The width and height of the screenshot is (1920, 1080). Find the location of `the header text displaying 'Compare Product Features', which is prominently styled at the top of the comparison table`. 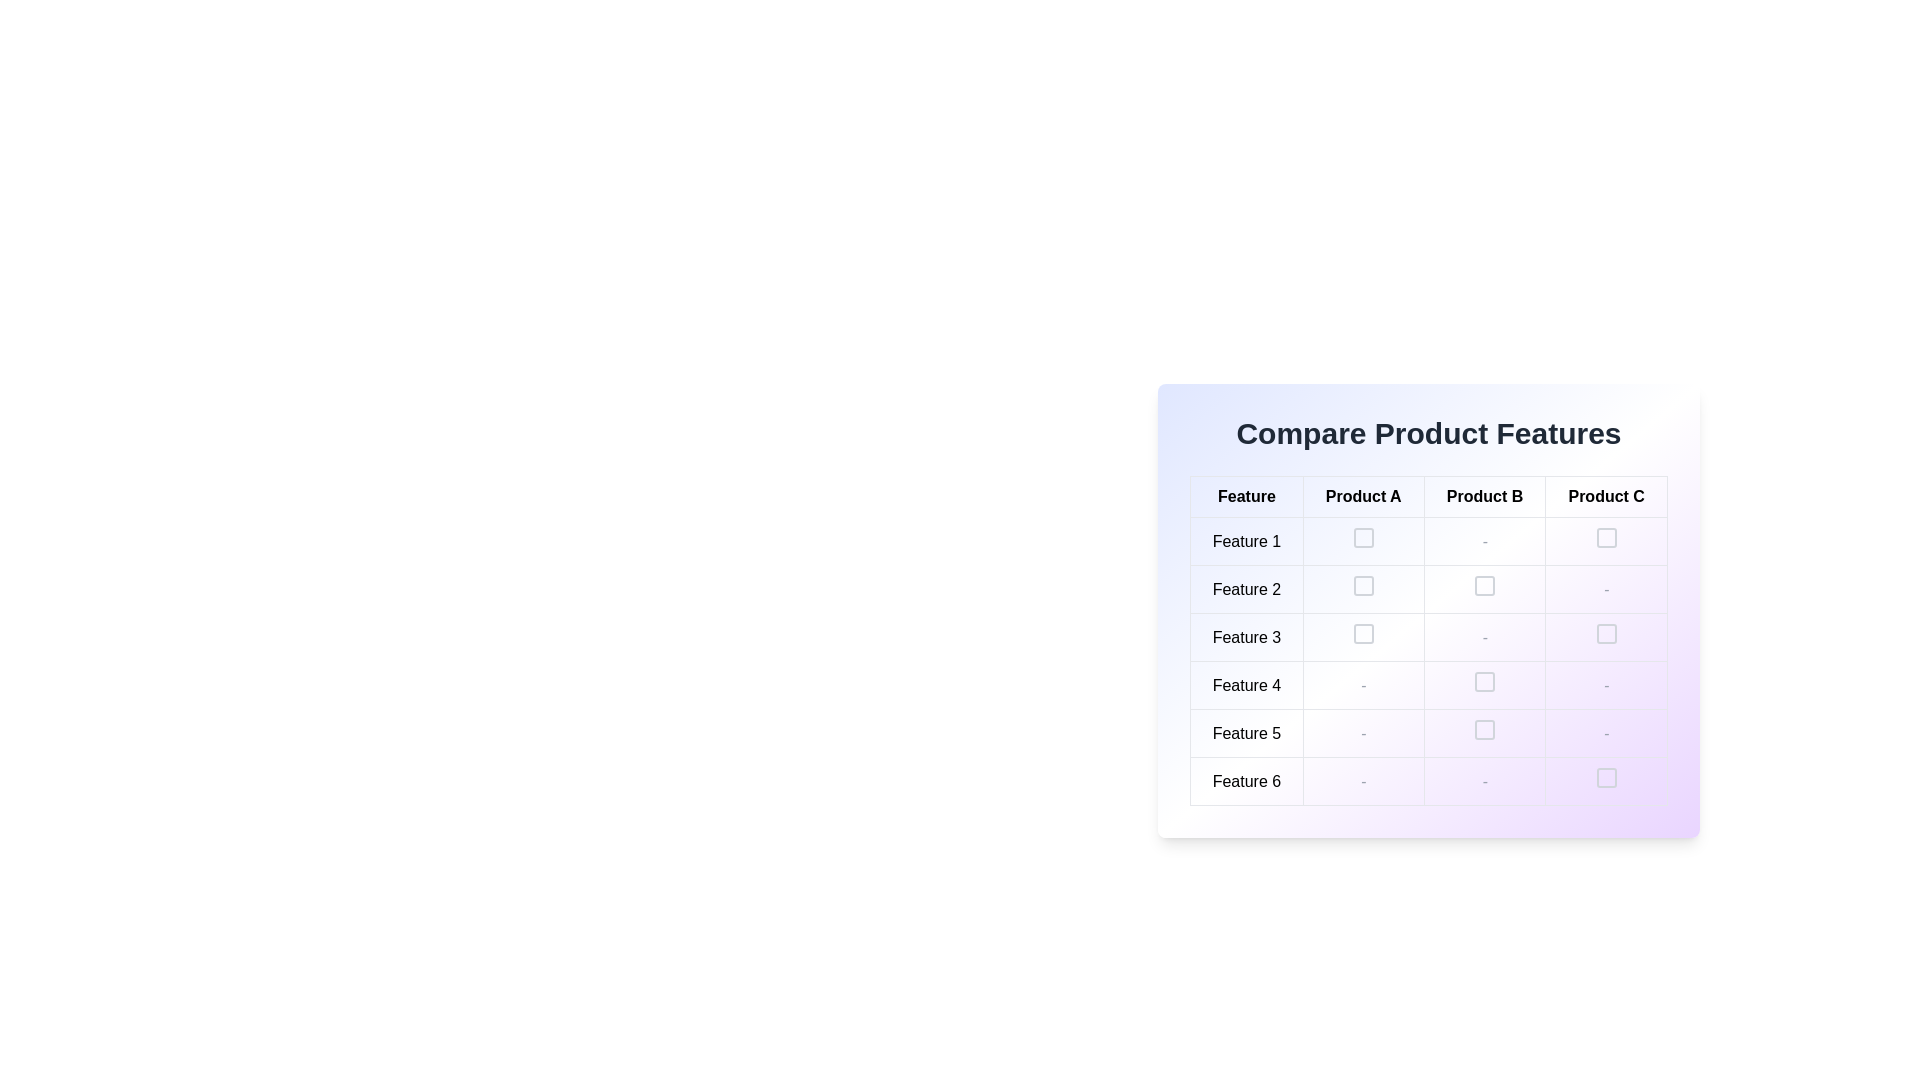

the header text displaying 'Compare Product Features', which is prominently styled at the top of the comparison table is located at coordinates (1428, 433).